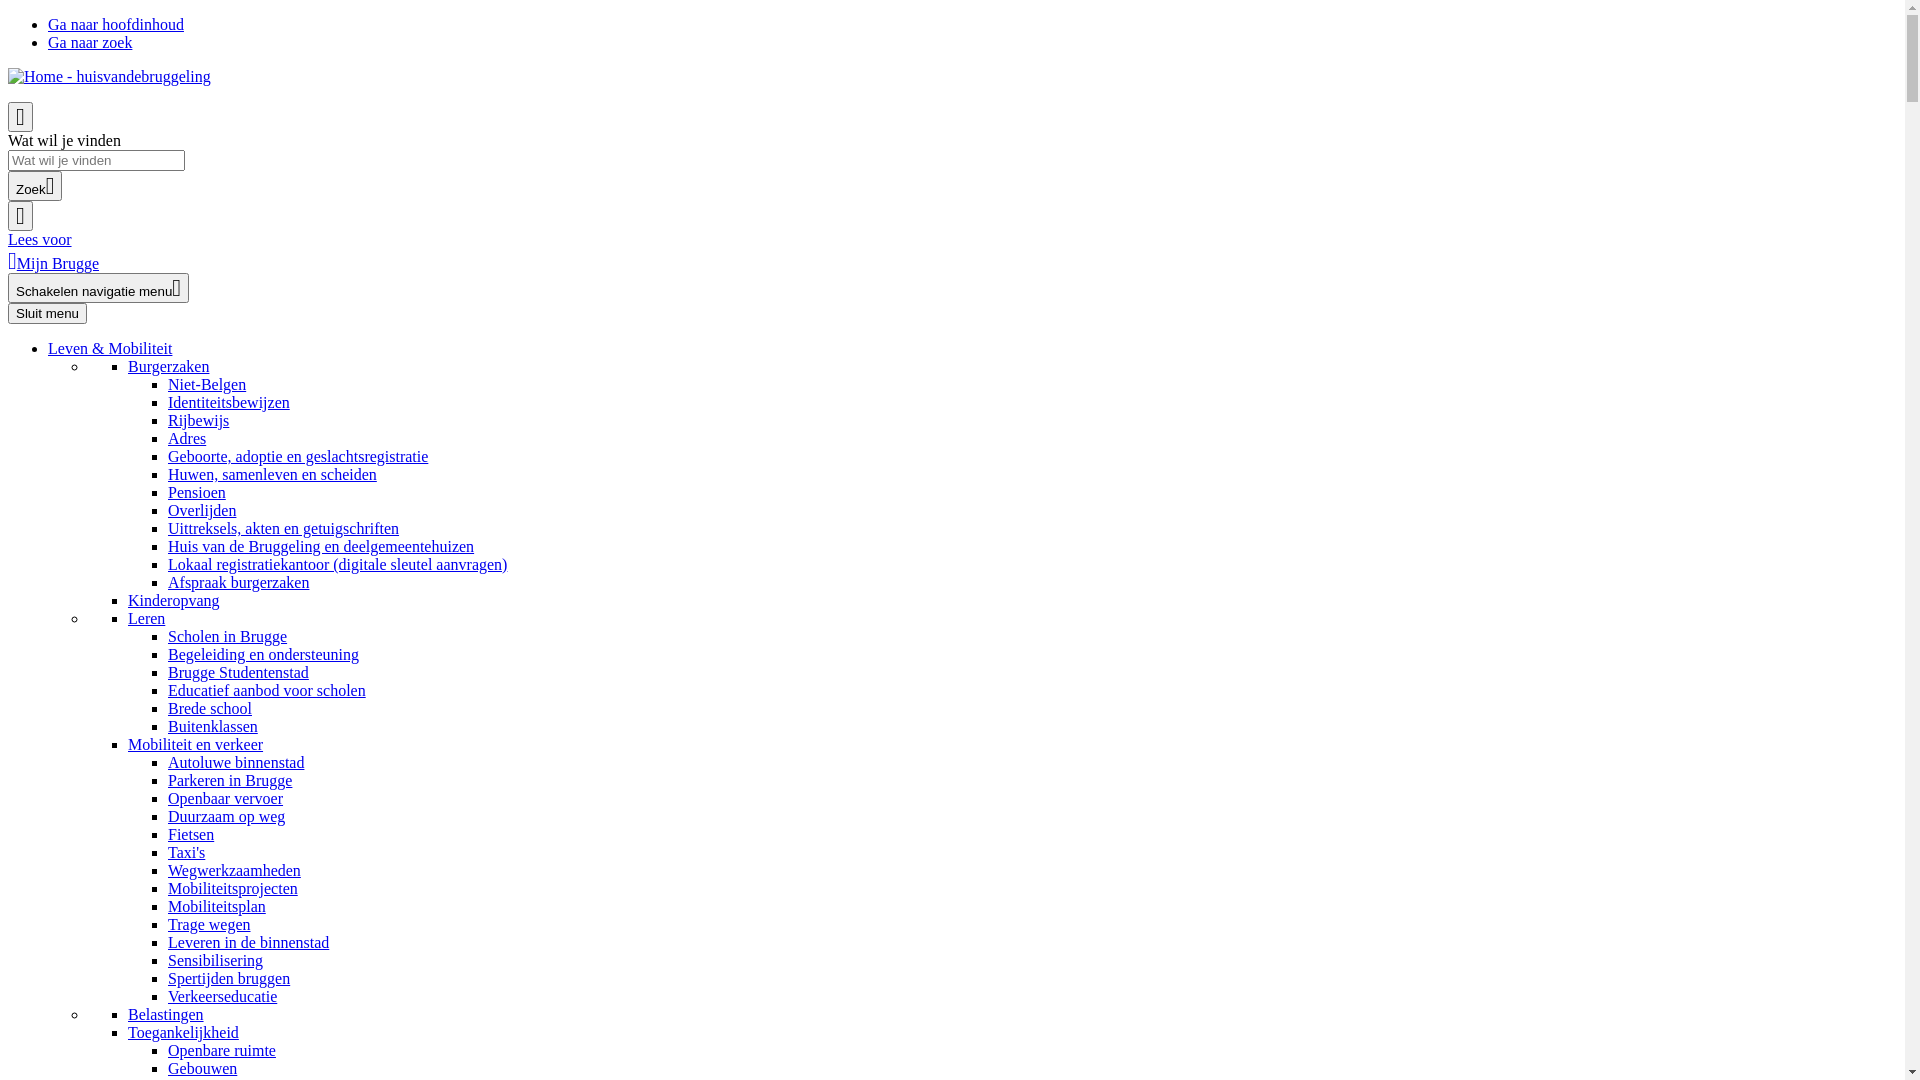  Describe the element at coordinates (39, 238) in the screenshot. I see `'Lees voor'` at that location.